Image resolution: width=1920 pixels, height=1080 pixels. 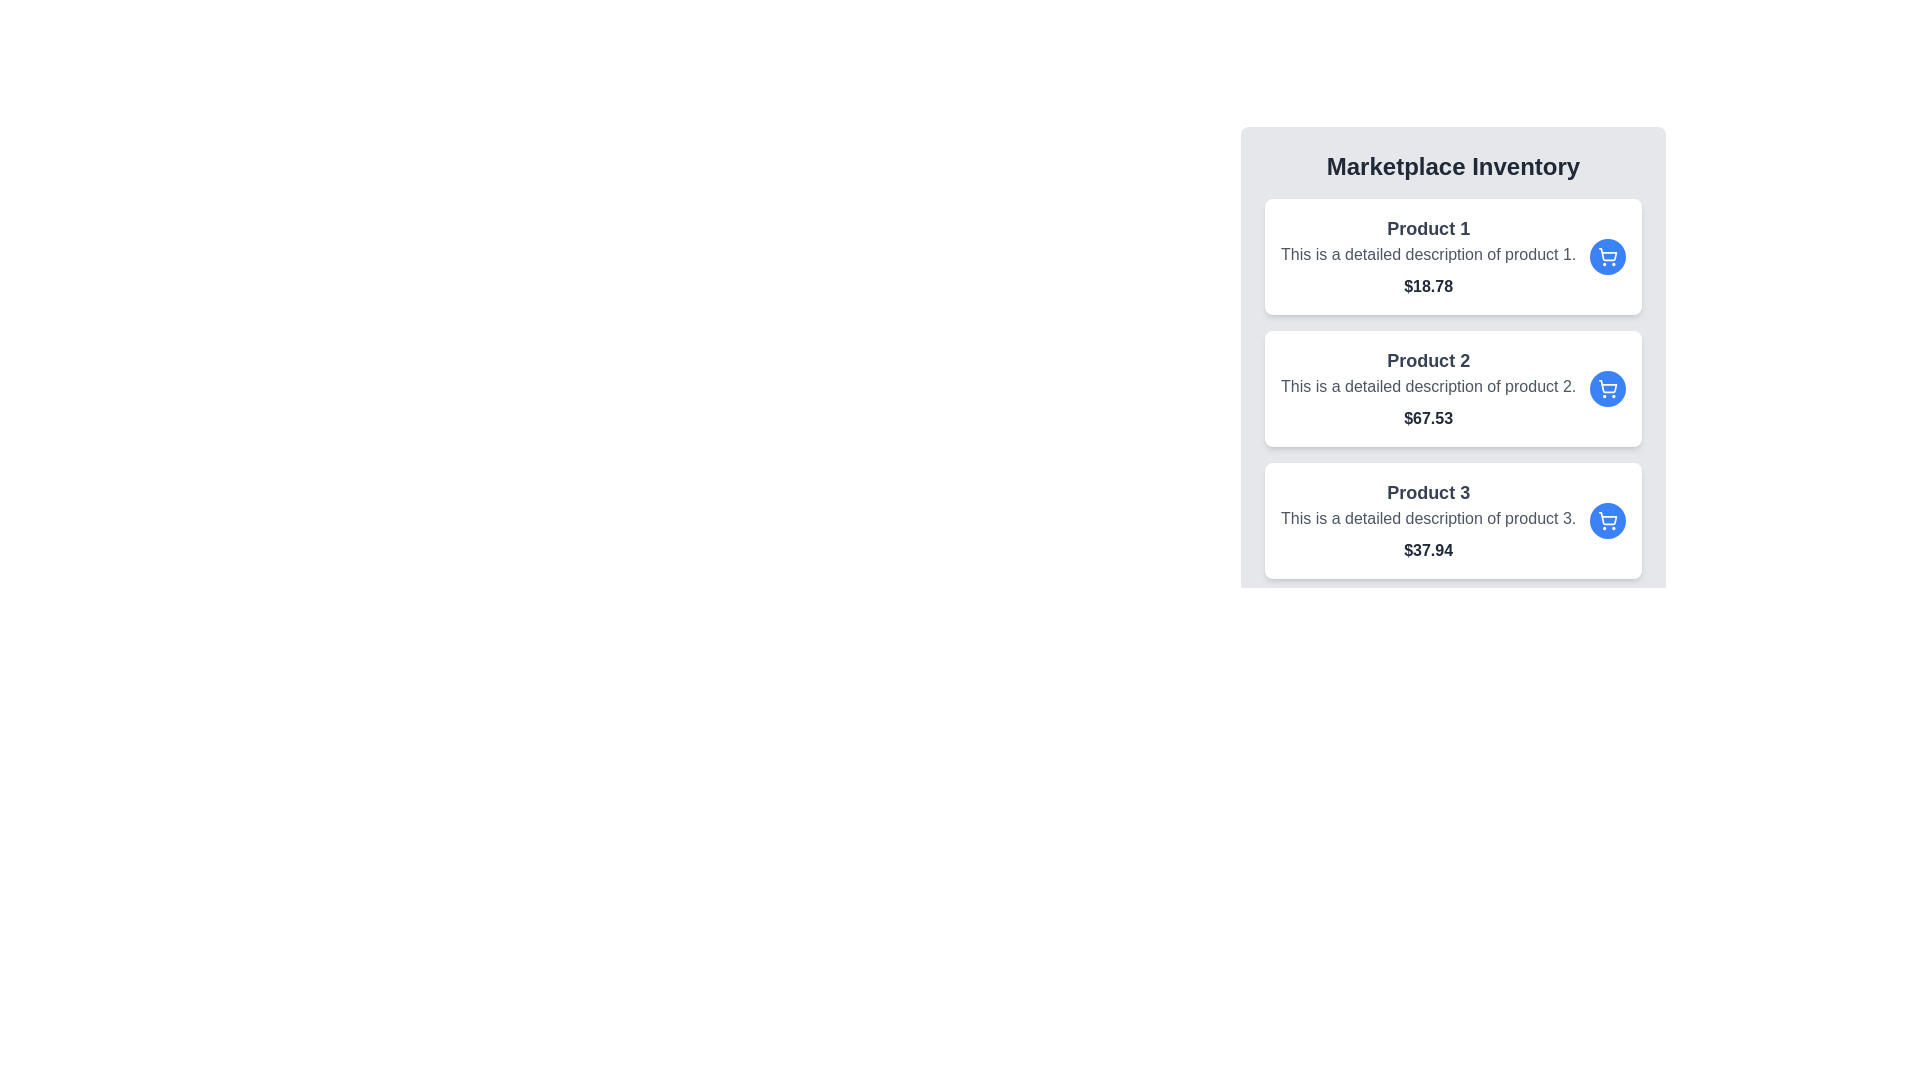 What do you see at coordinates (1427, 389) in the screenshot?
I see `textual information displayed in the product information element for 'Product 2', which includes its name, description, and price` at bounding box center [1427, 389].